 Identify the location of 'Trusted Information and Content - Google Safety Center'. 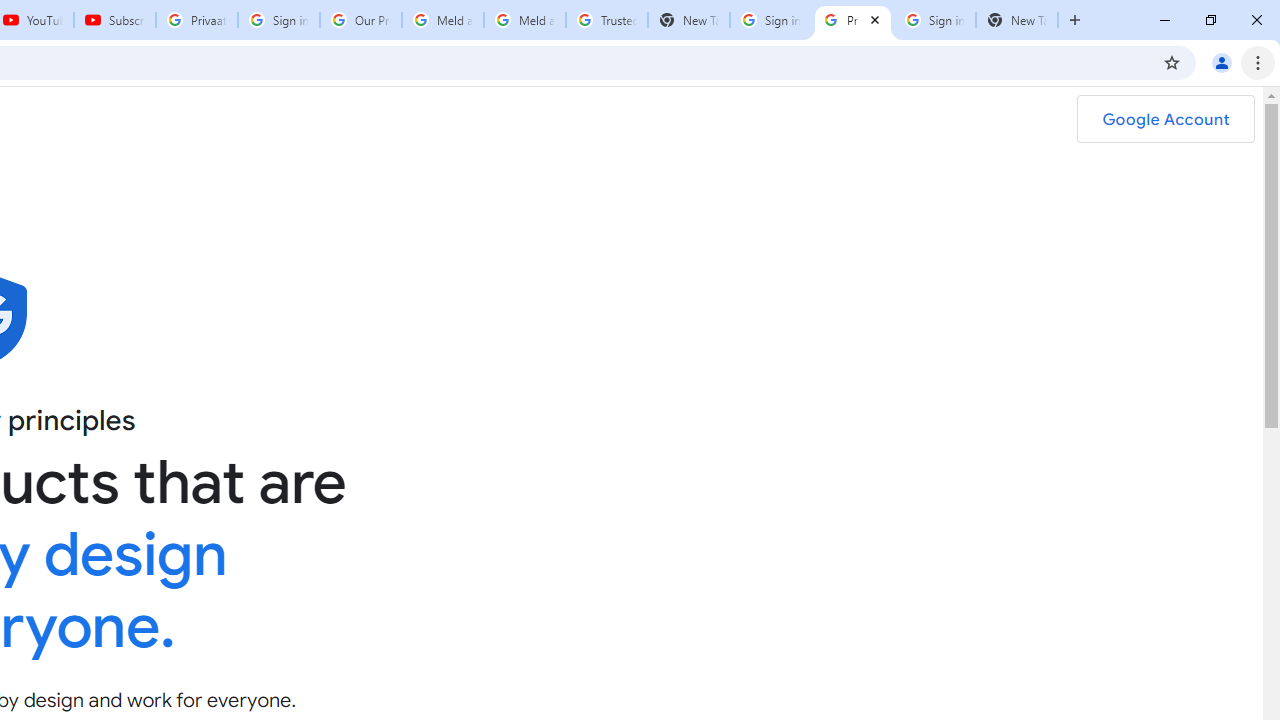
(605, 20).